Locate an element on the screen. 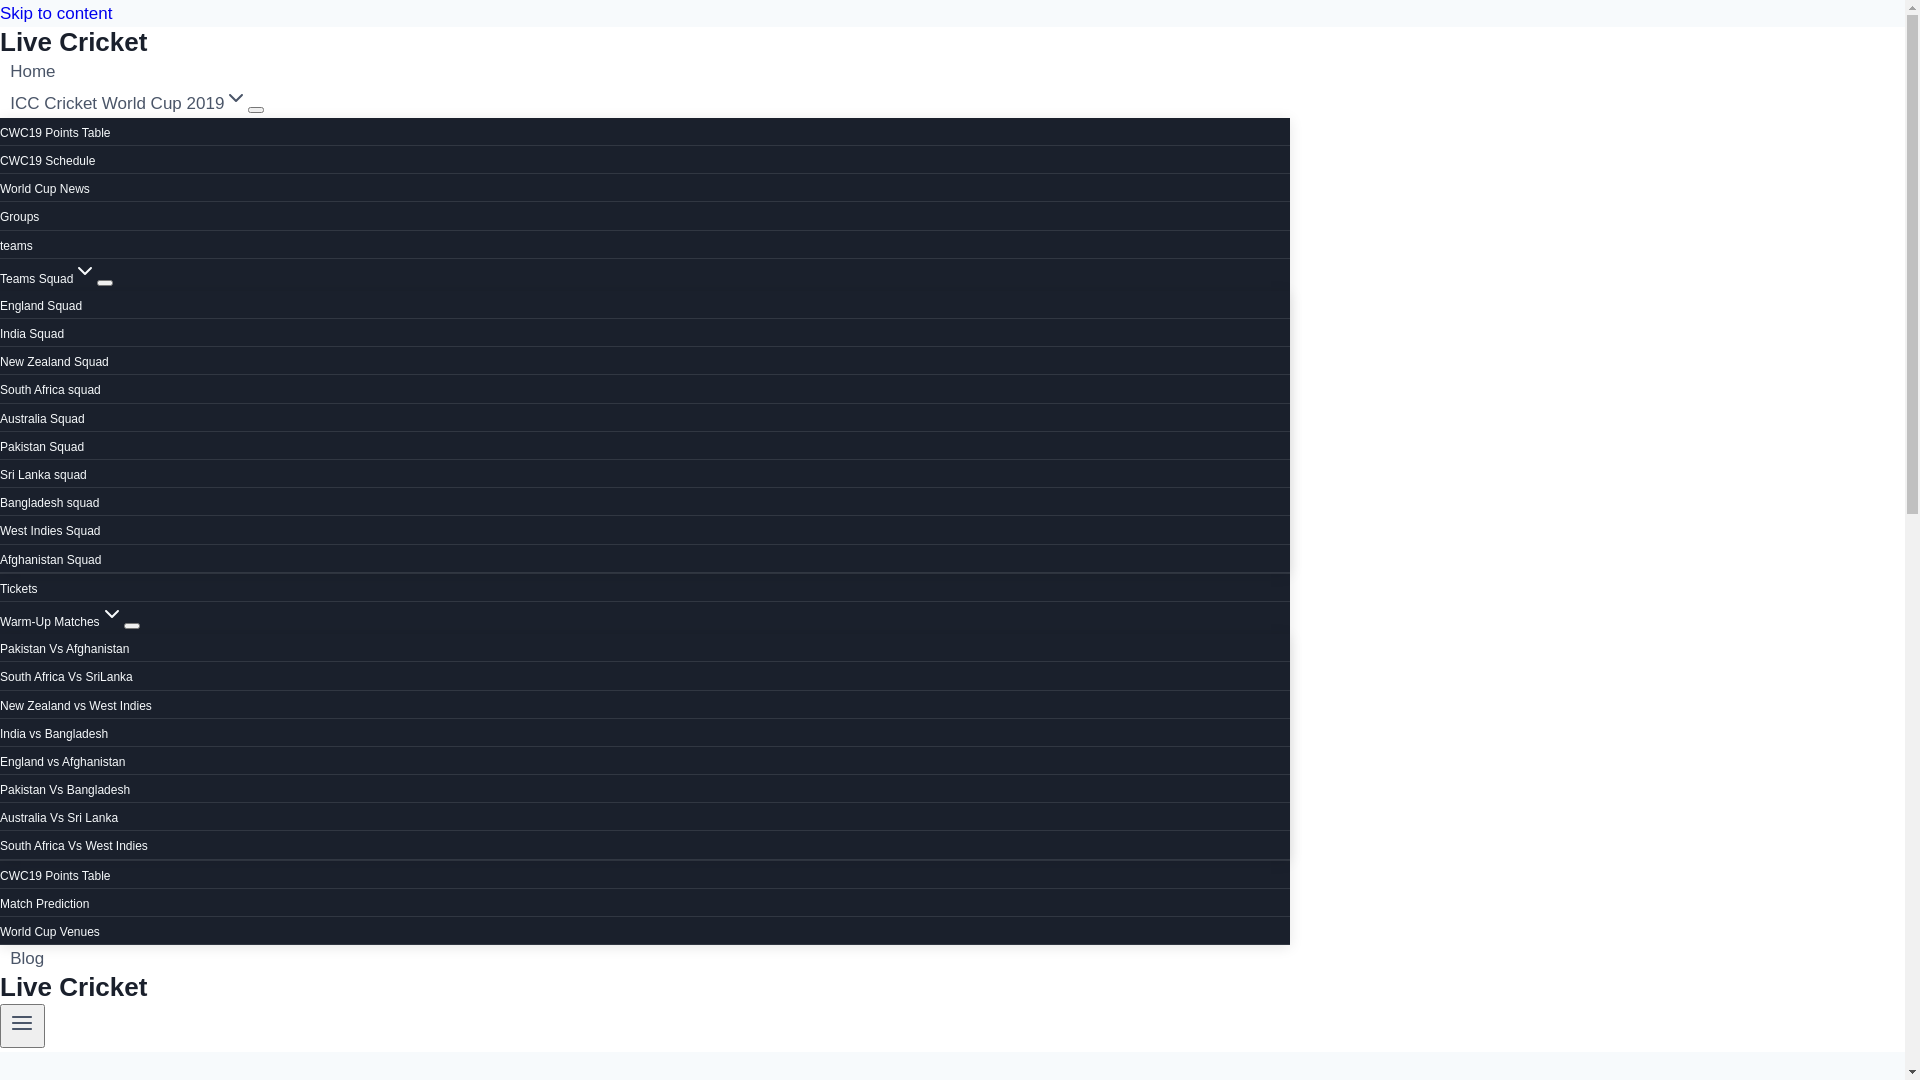 This screenshot has width=1920, height=1080. 'South Africa squad' is located at coordinates (50, 389).